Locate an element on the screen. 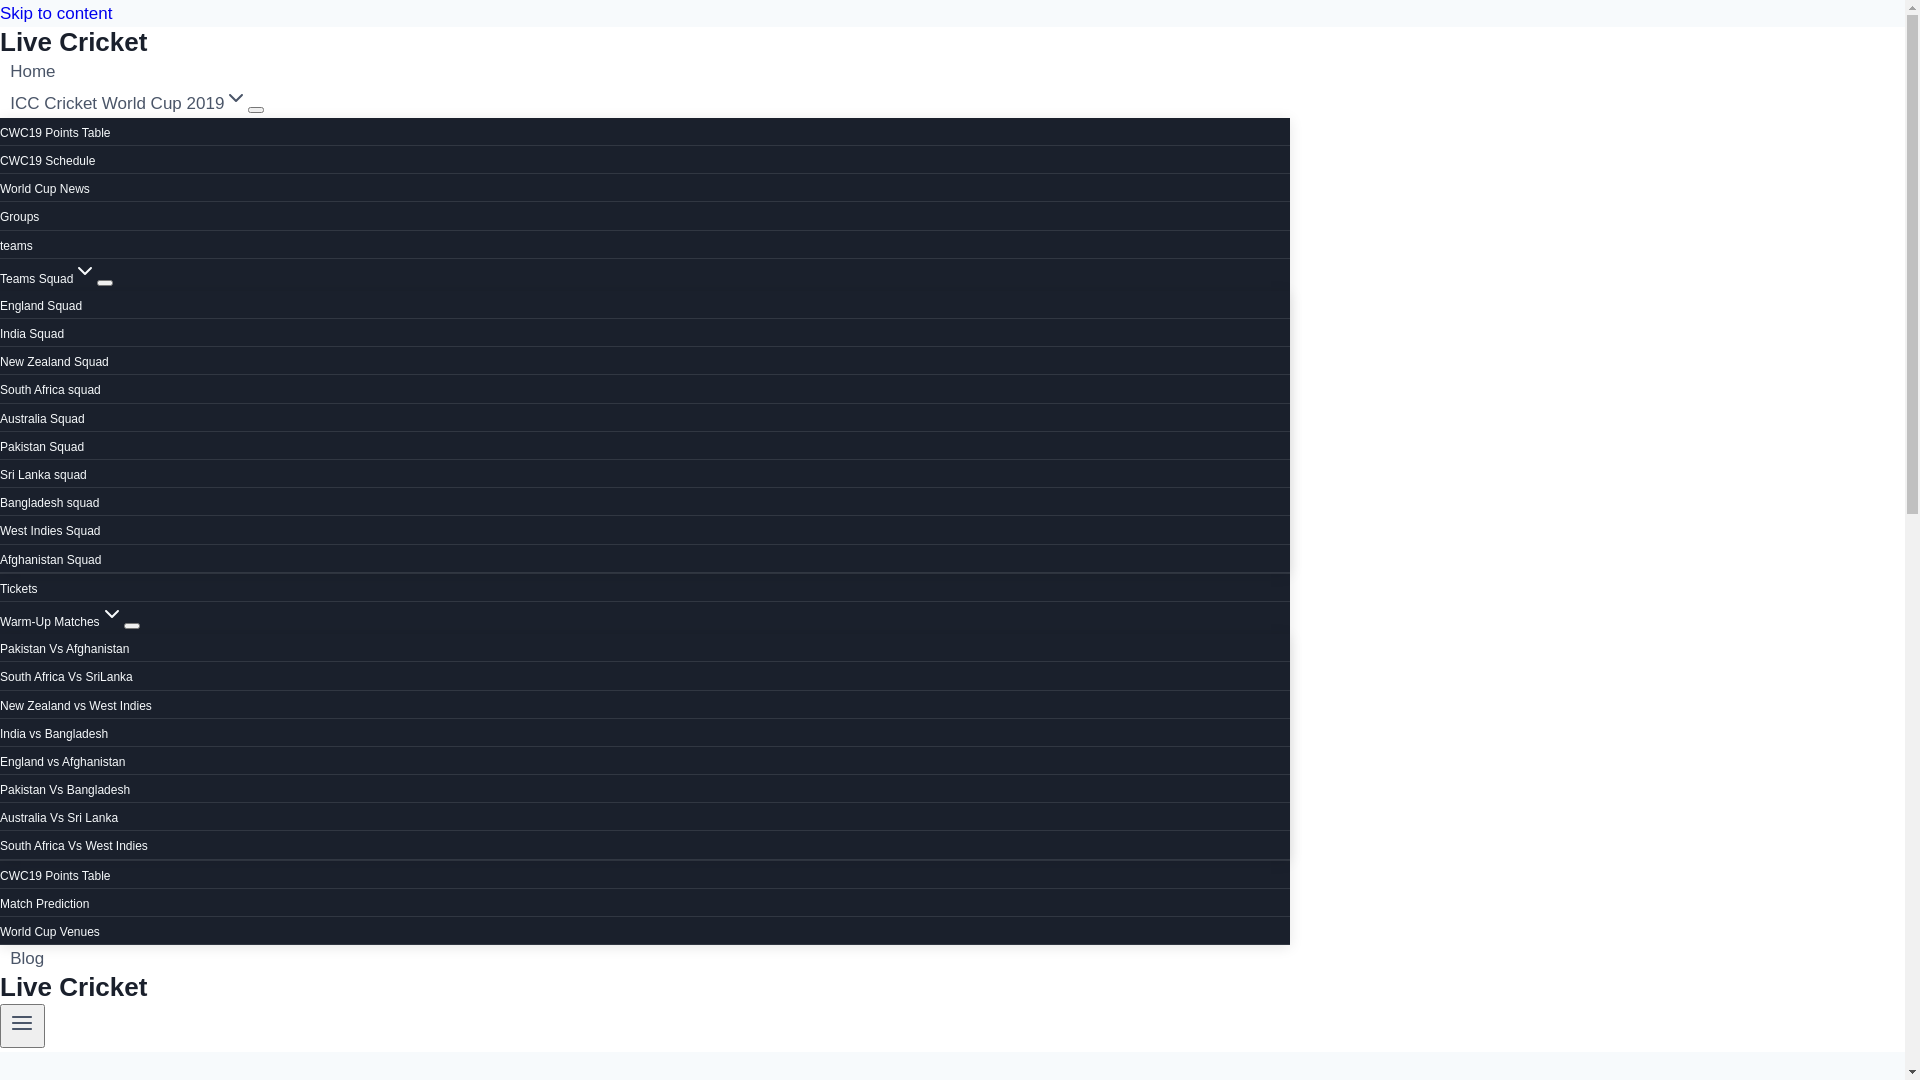 This screenshot has width=1920, height=1080. 'South Africa squad' is located at coordinates (50, 389).